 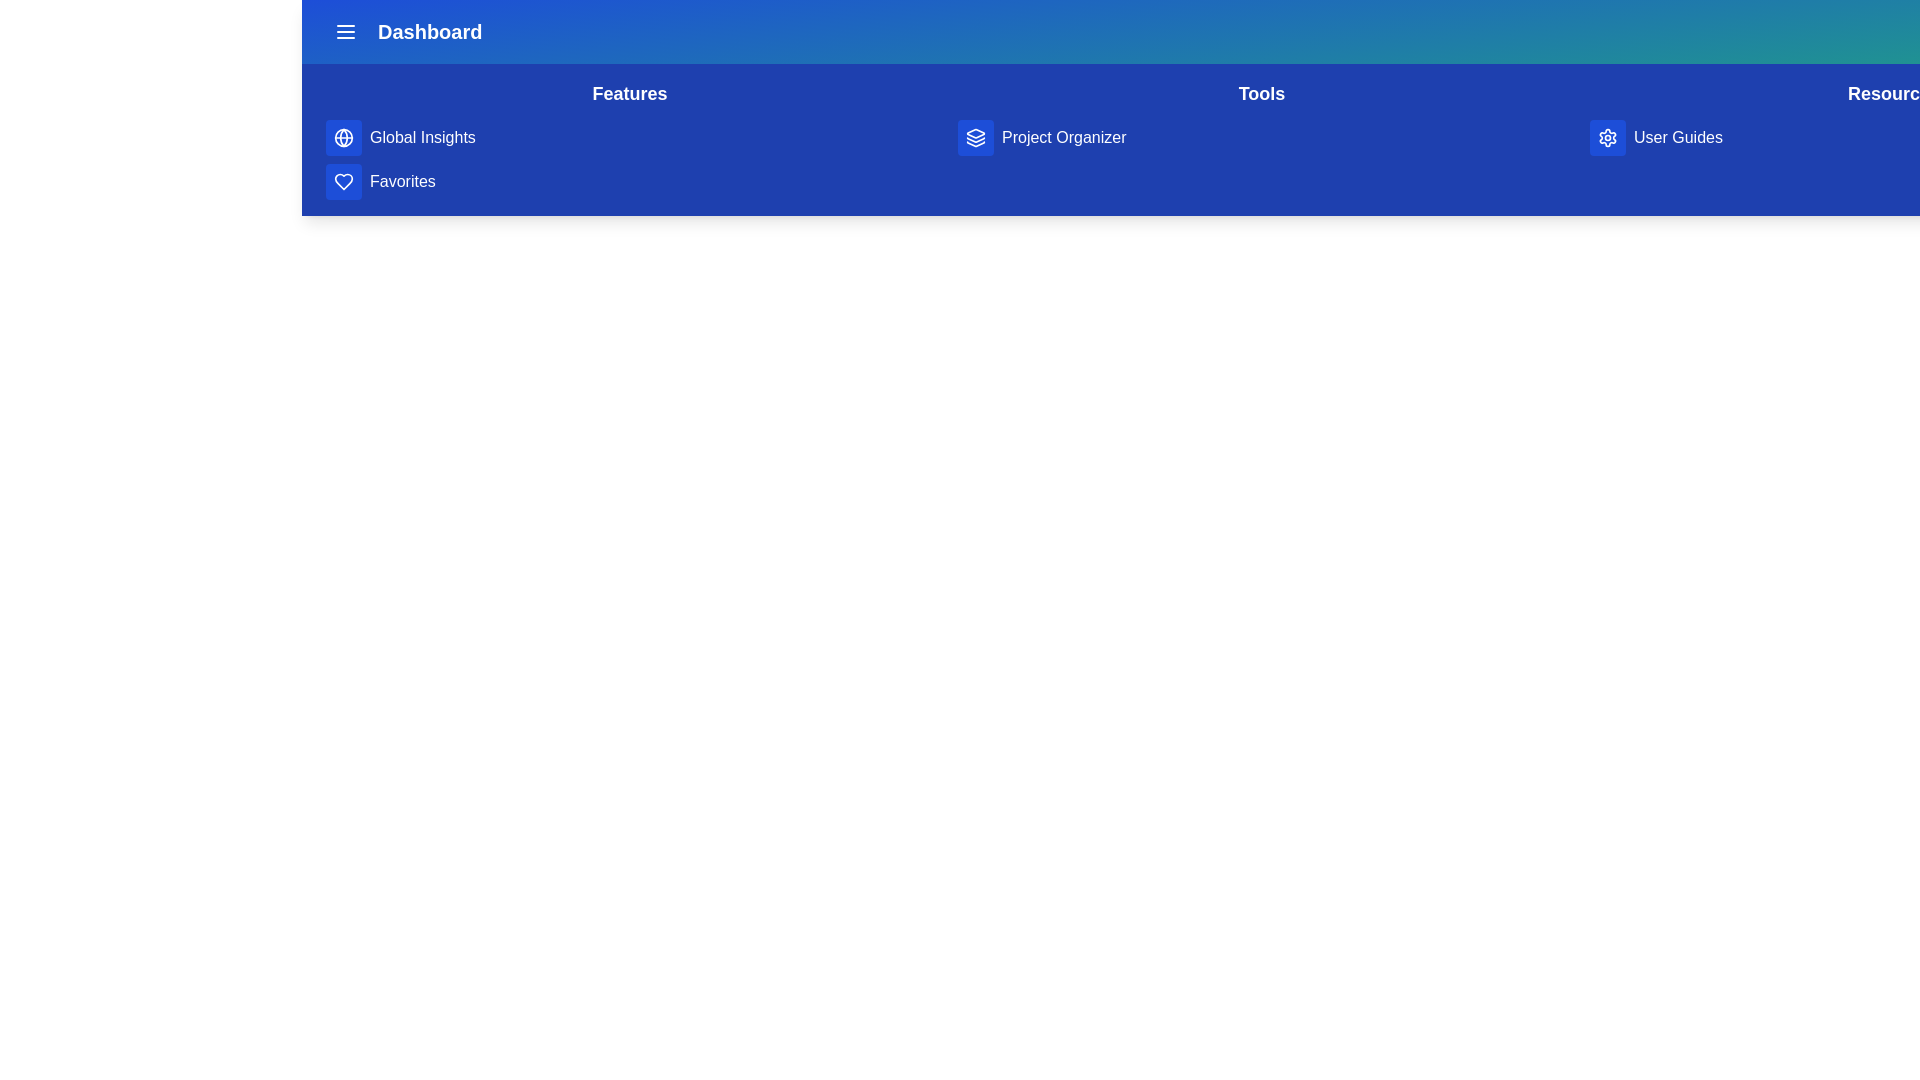 What do you see at coordinates (628, 181) in the screenshot?
I see `the navigation link that allows users` at bounding box center [628, 181].